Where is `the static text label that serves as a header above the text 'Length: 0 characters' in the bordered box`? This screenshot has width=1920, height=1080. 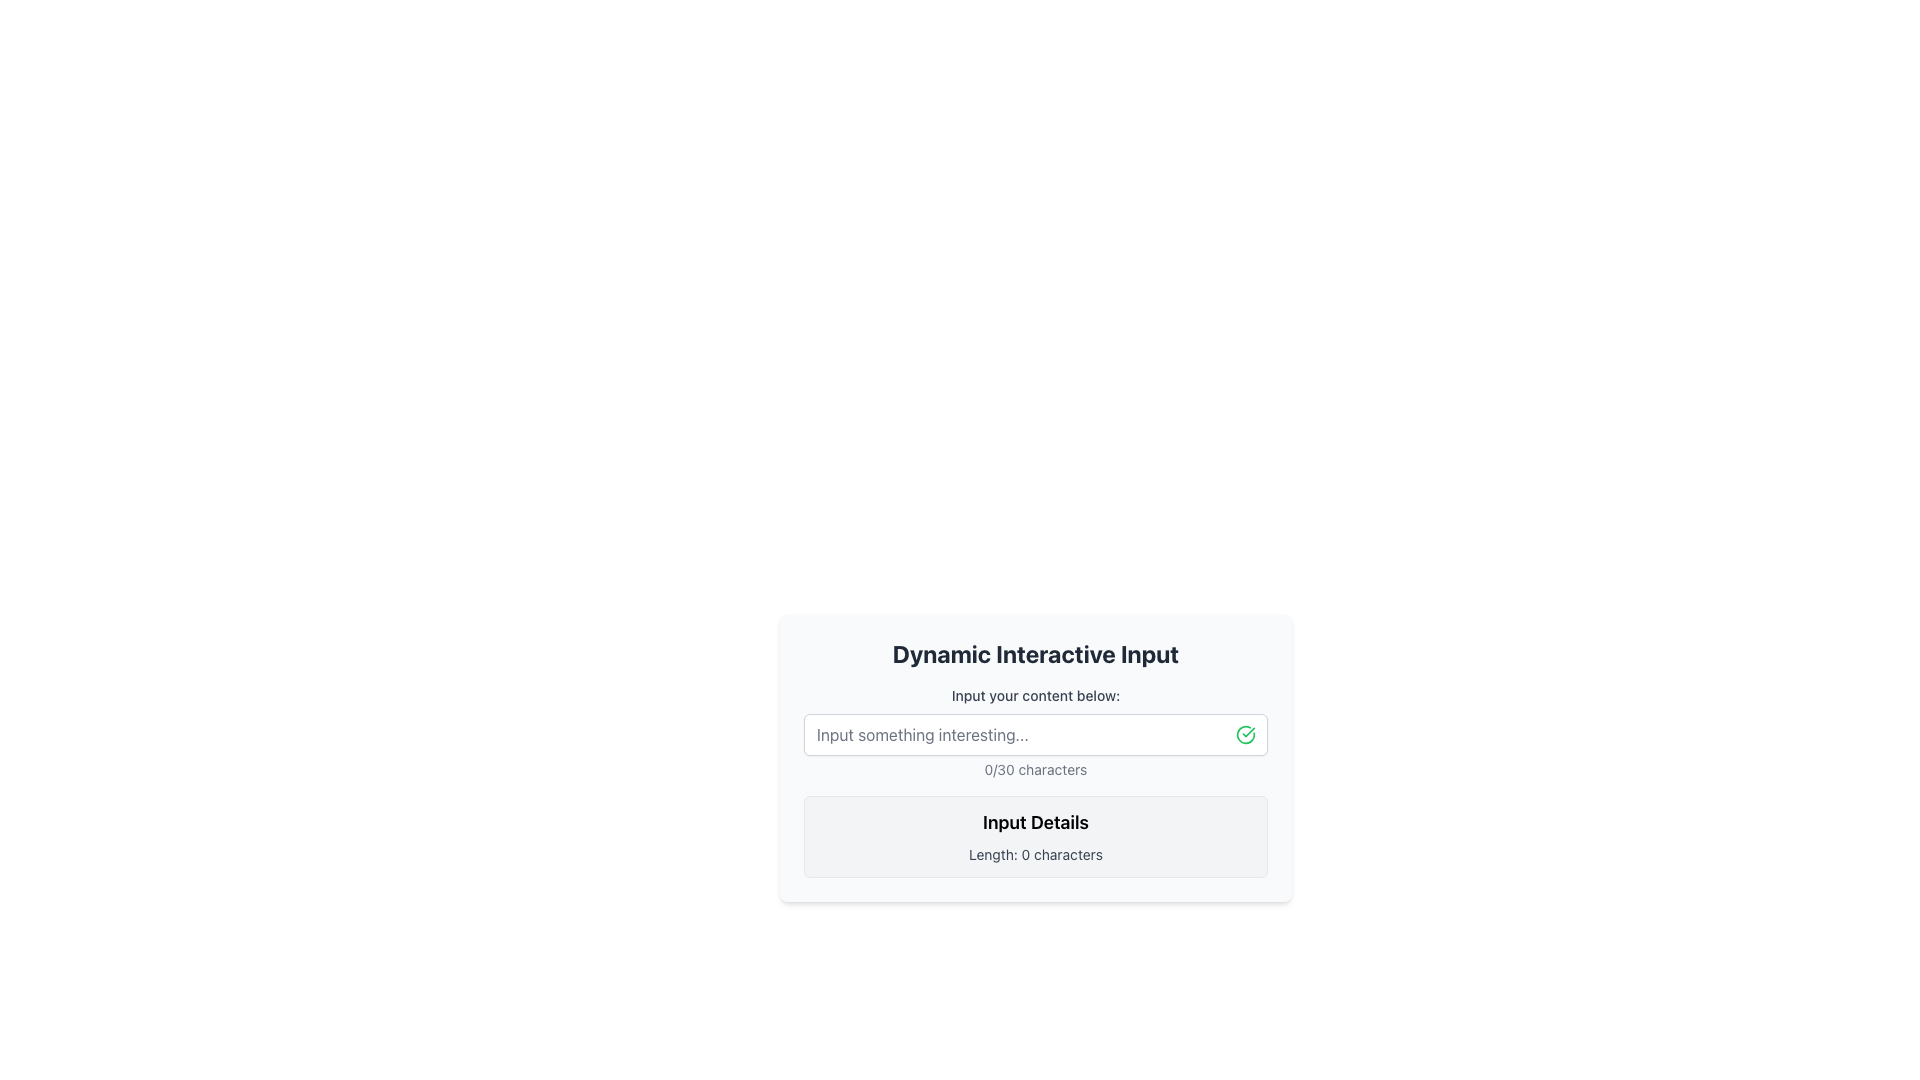
the static text label that serves as a header above the text 'Length: 0 characters' in the bordered box is located at coordinates (1036, 822).